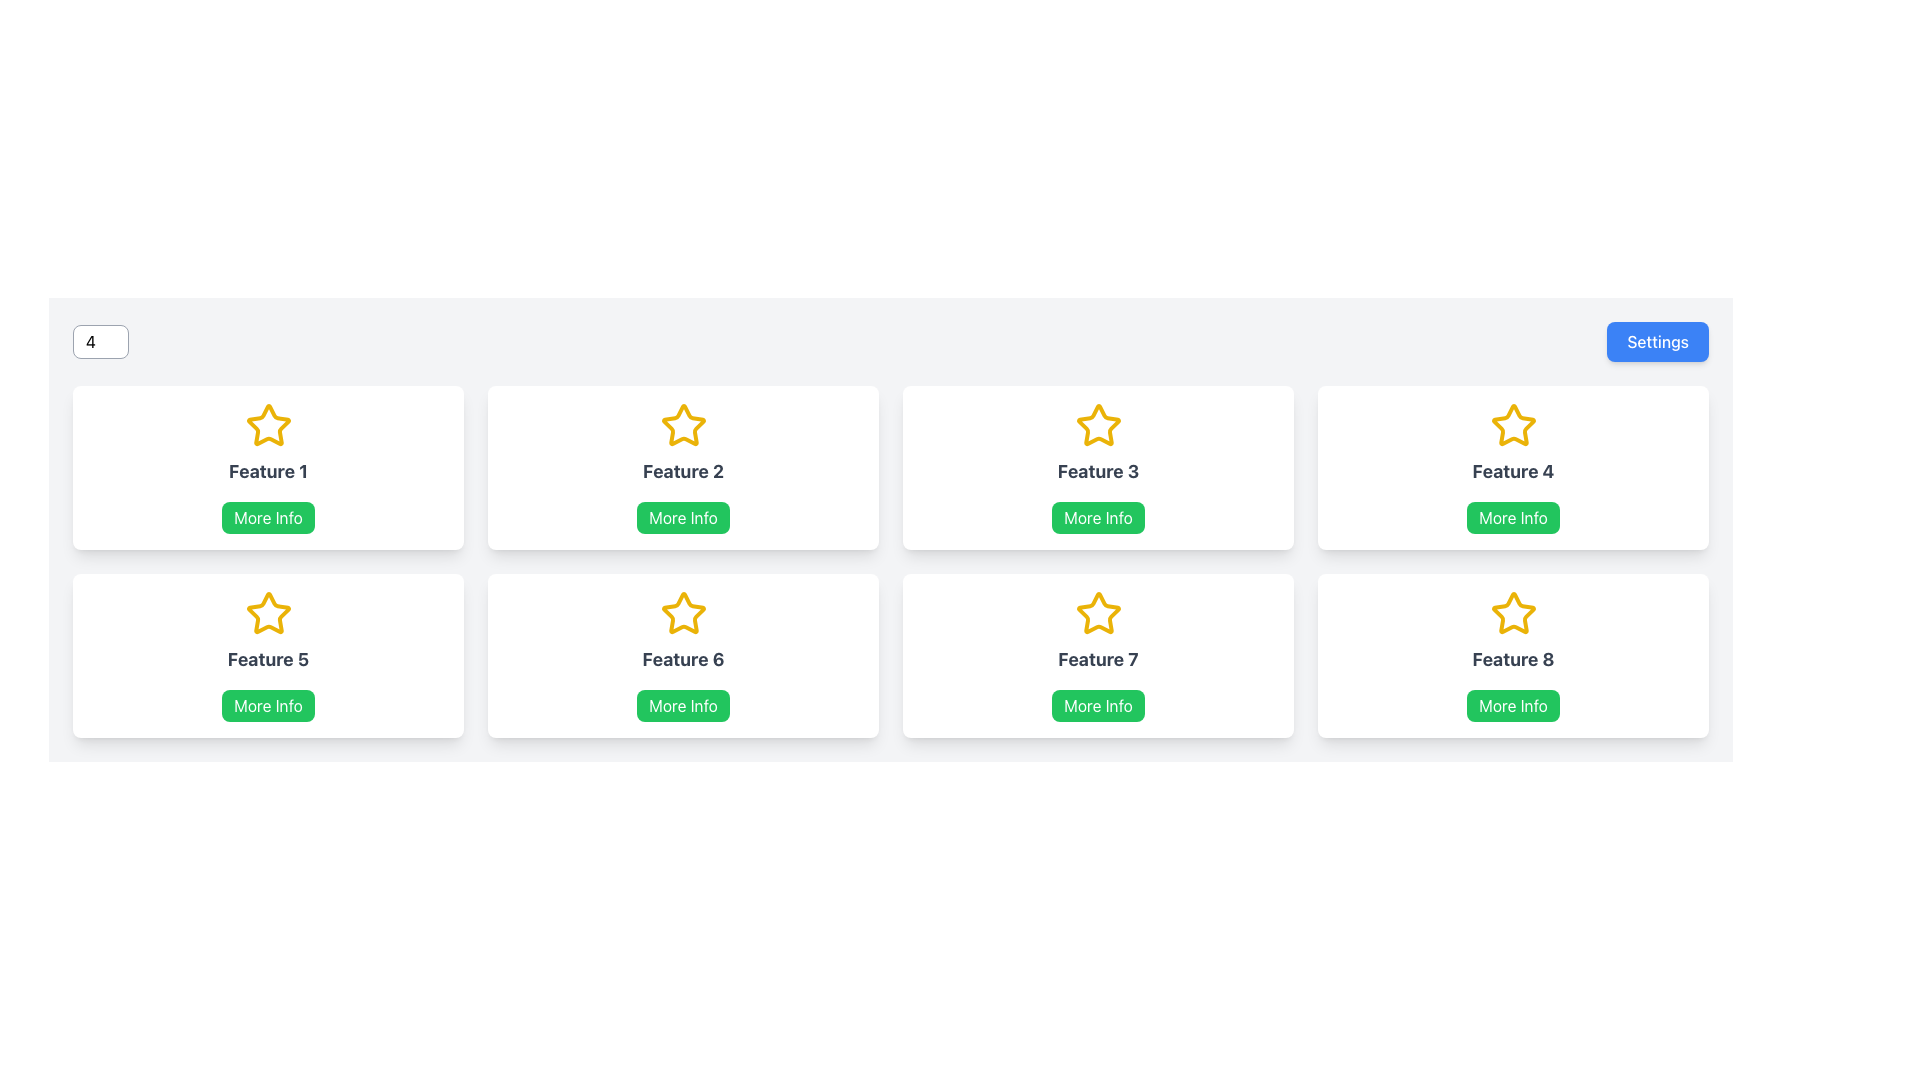 The width and height of the screenshot is (1920, 1080). What do you see at coordinates (267, 424) in the screenshot?
I see `the yellow star-shaped icon located above the 'Feature 1' text in the top-left card of the grid layout` at bounding box center [267, 424].